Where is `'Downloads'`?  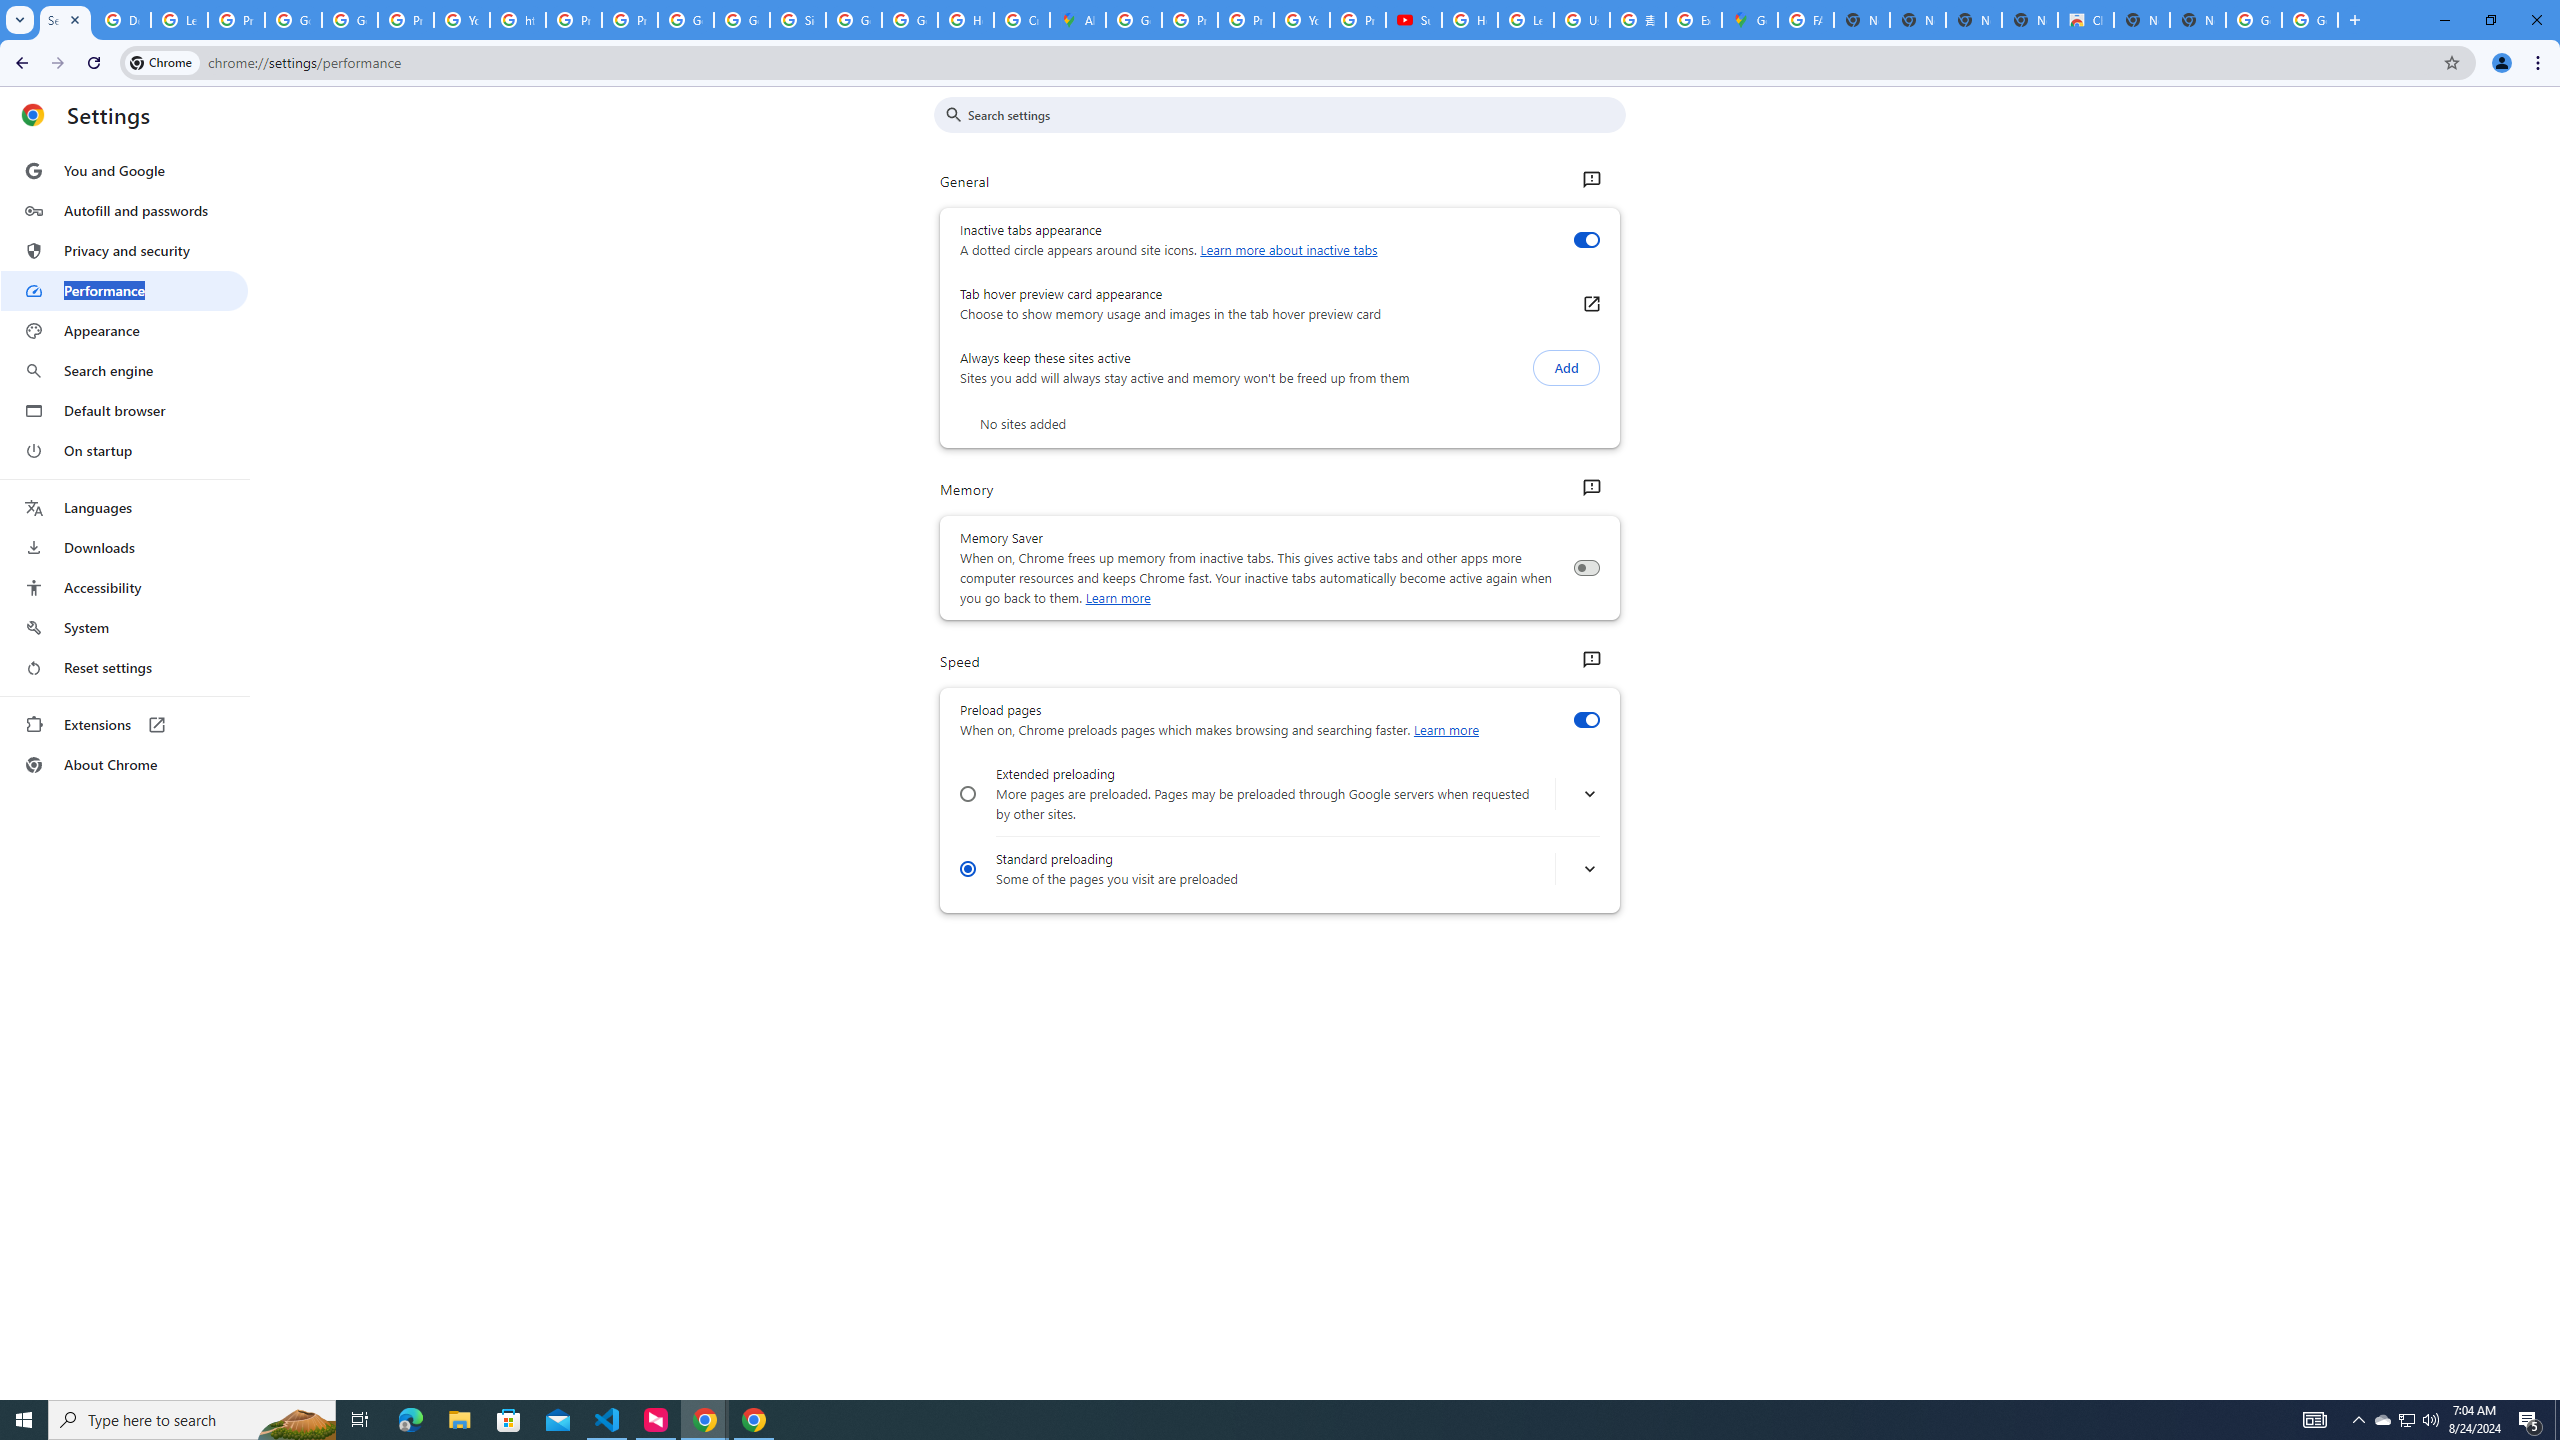
'Downloads' is located at coordinates (123, 547).